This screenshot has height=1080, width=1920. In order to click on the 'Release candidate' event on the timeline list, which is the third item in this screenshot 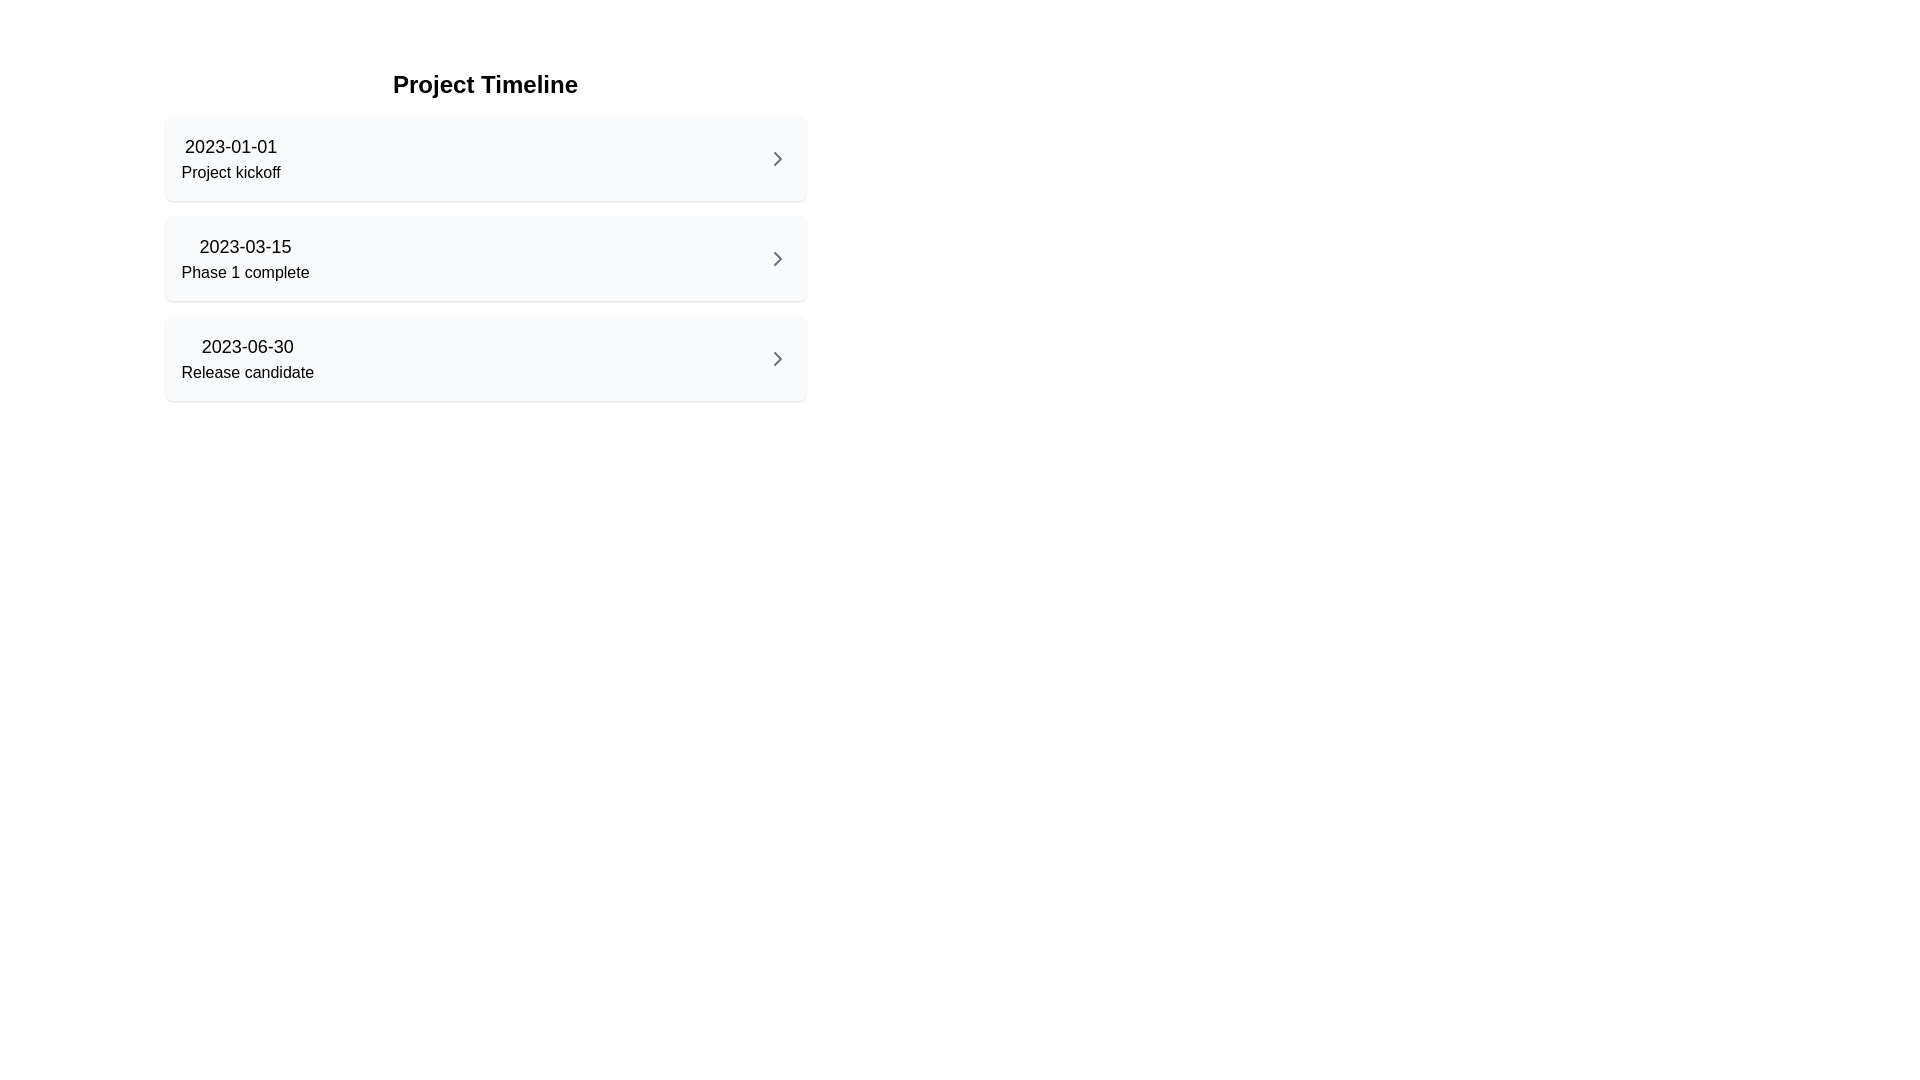, I will do `click(485, 357)`.